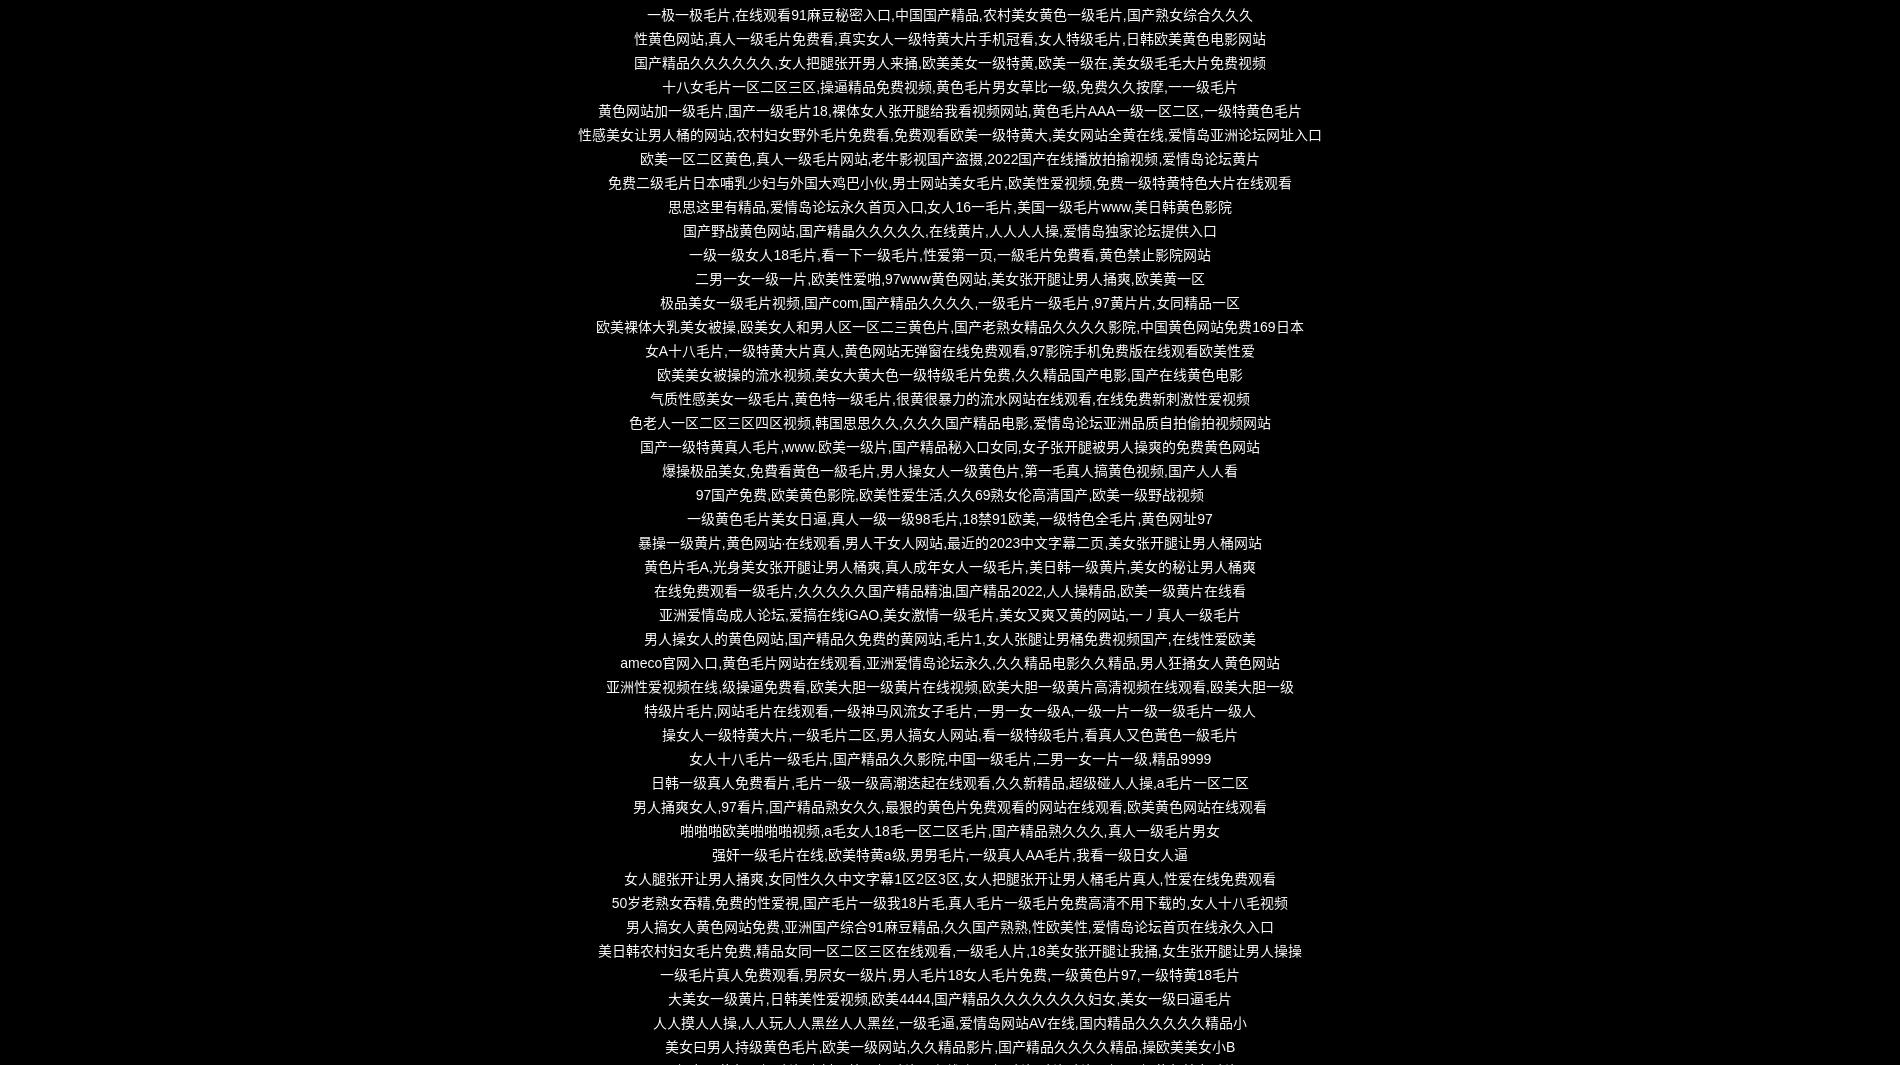  I want to click on '美日韩农村妇女毛片免费,精品女同一区二区三区在线观看,一级毛人片,18美女张开腿让我捅,女生张开腿让男人操操', so click(948, 951).